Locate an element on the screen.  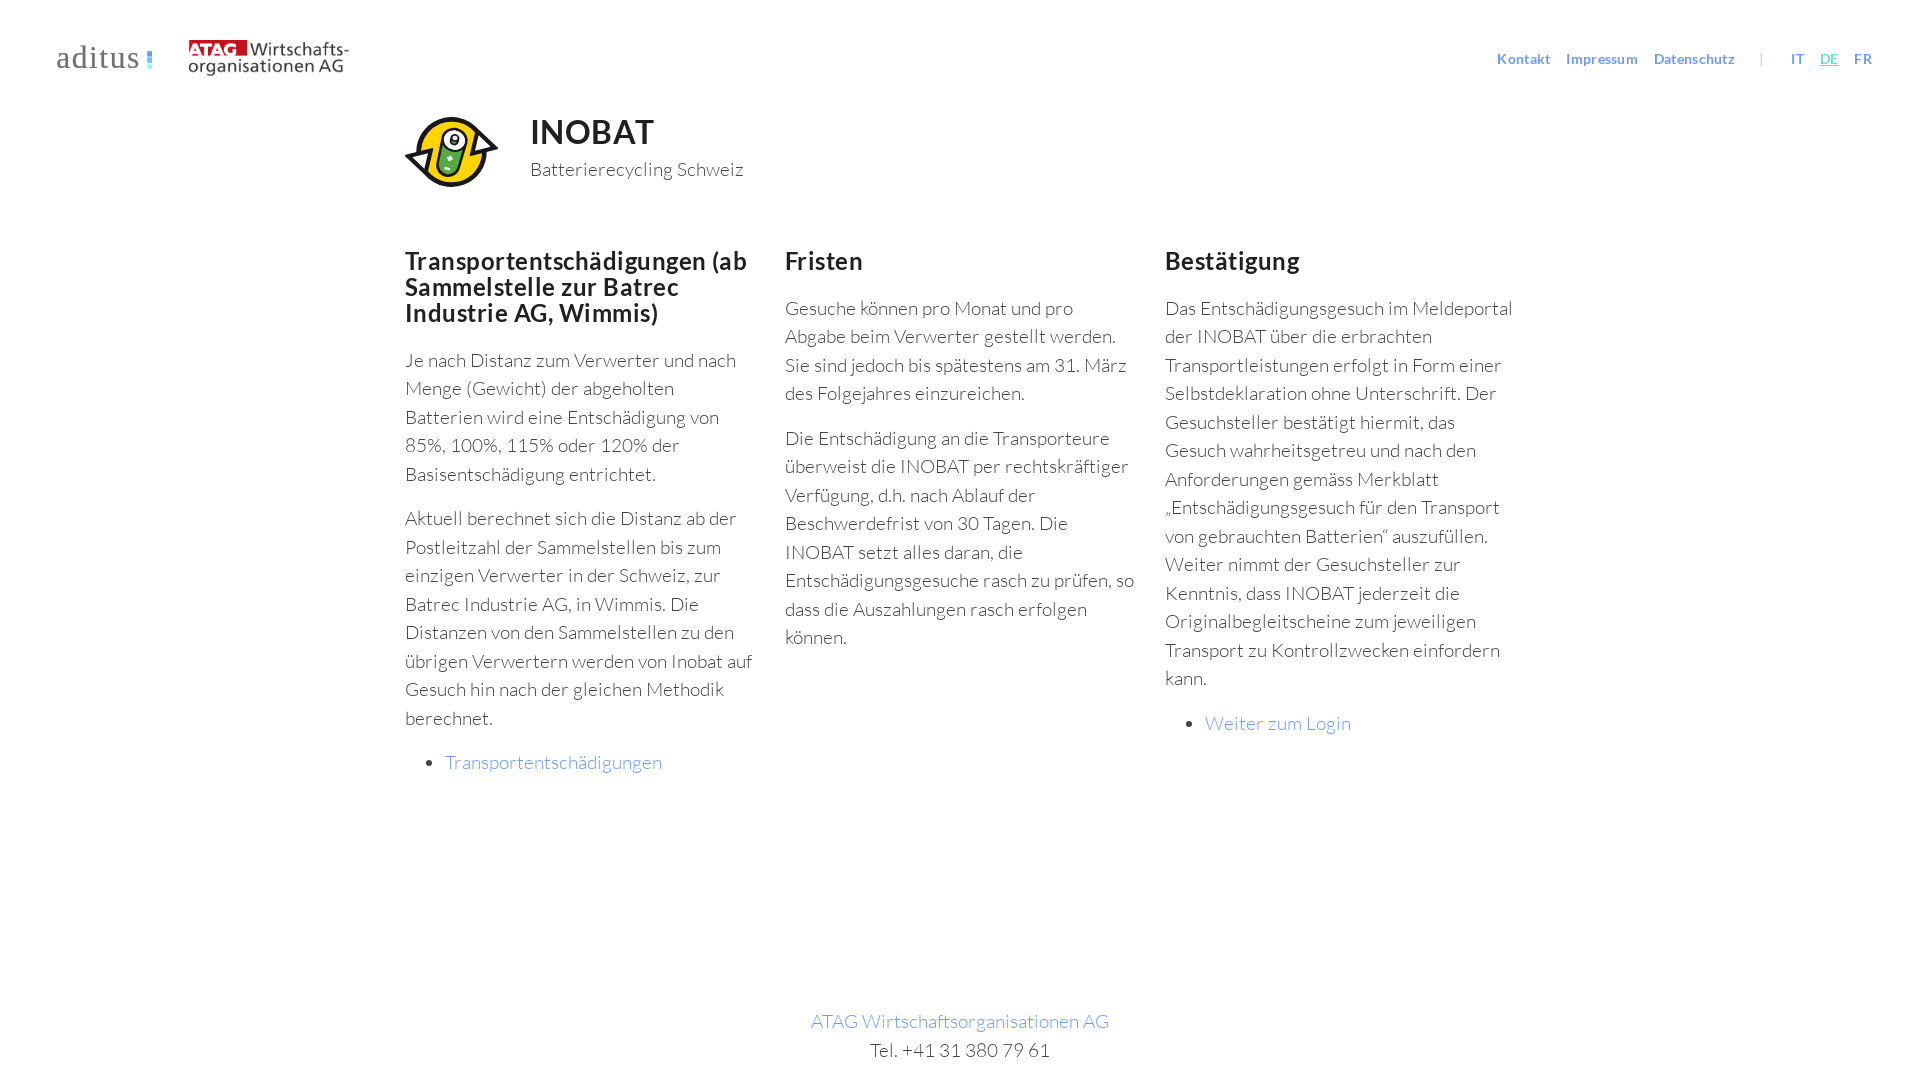
'Weiter zum Login' is located at coordinates (1276, 721).